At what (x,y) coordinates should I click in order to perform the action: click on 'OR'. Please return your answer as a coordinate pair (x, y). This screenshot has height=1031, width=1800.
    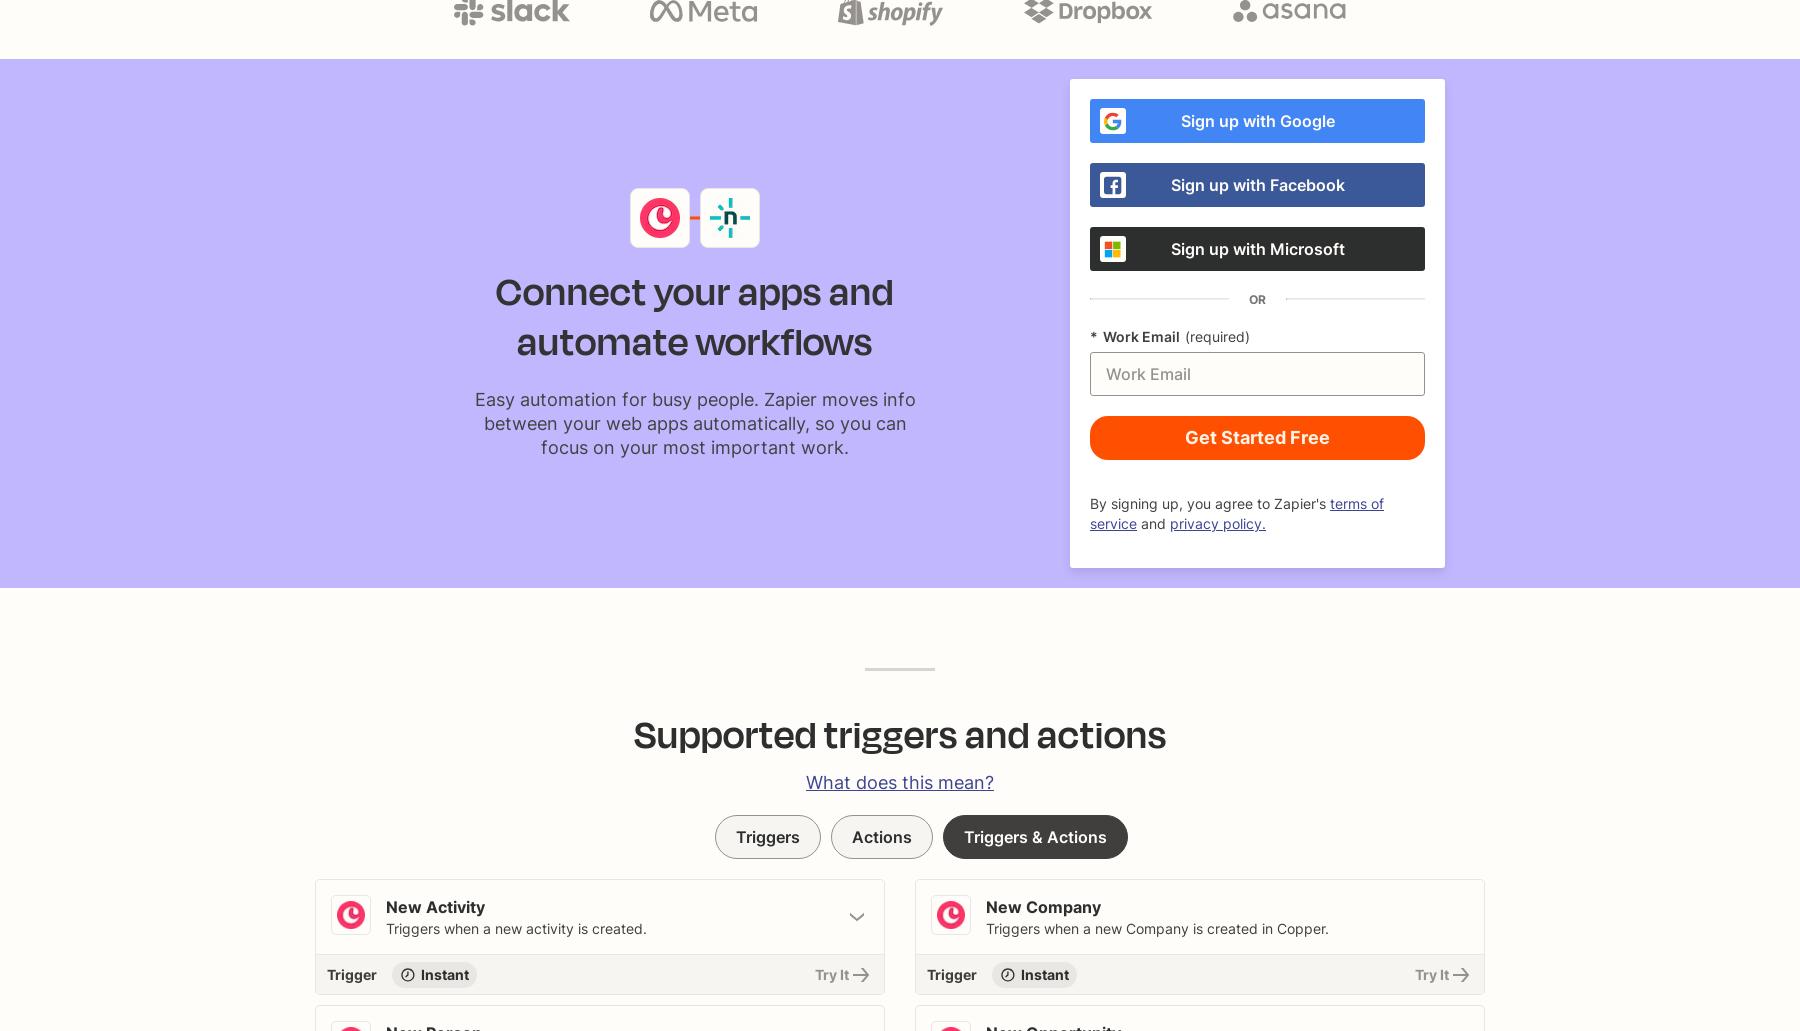
    Looking at the image, I should click on (1257, 298).